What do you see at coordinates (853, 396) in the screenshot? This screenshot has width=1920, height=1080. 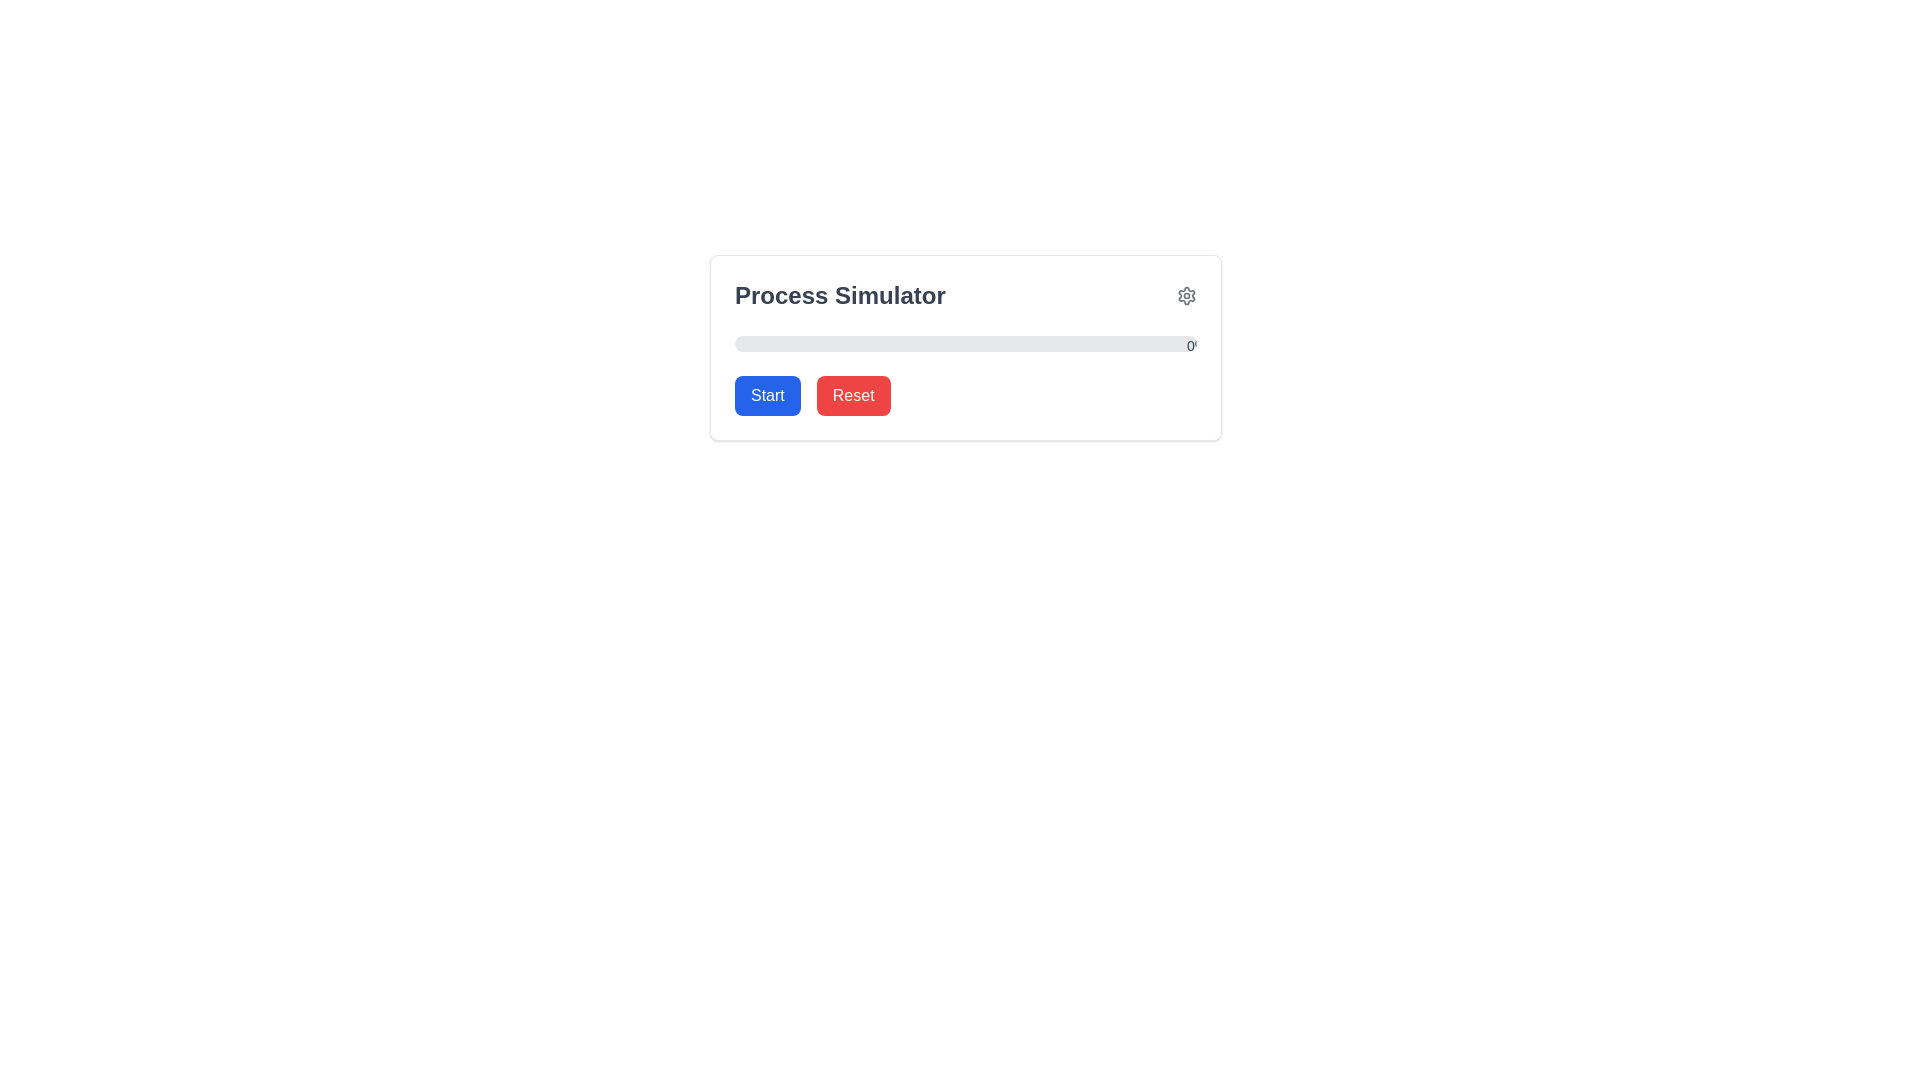 I see `the reset button located to the right of the 'Start' button in the 'Process Simulator' card to observe the color transition effect` at bounding box center [853, 396].